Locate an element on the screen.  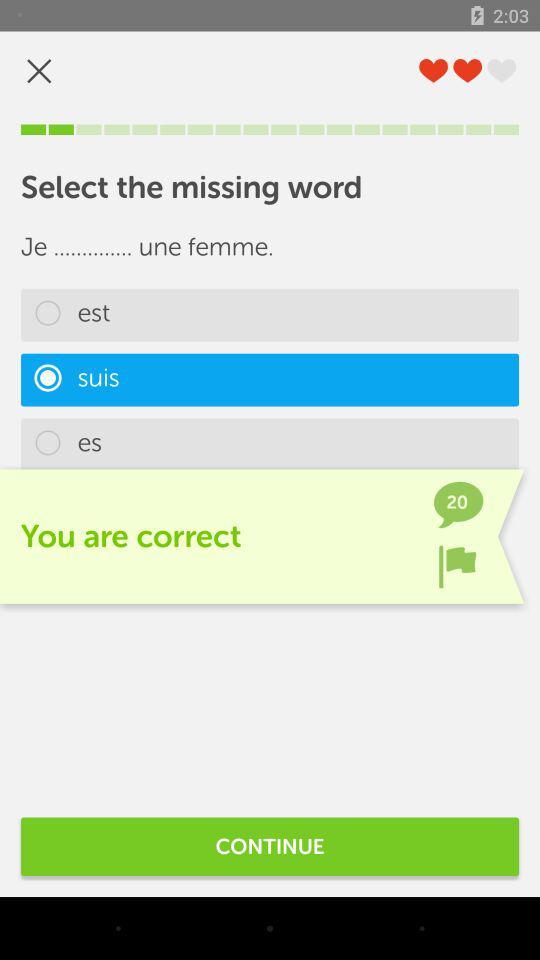
item above the es item is located at coordinates (270, 379).